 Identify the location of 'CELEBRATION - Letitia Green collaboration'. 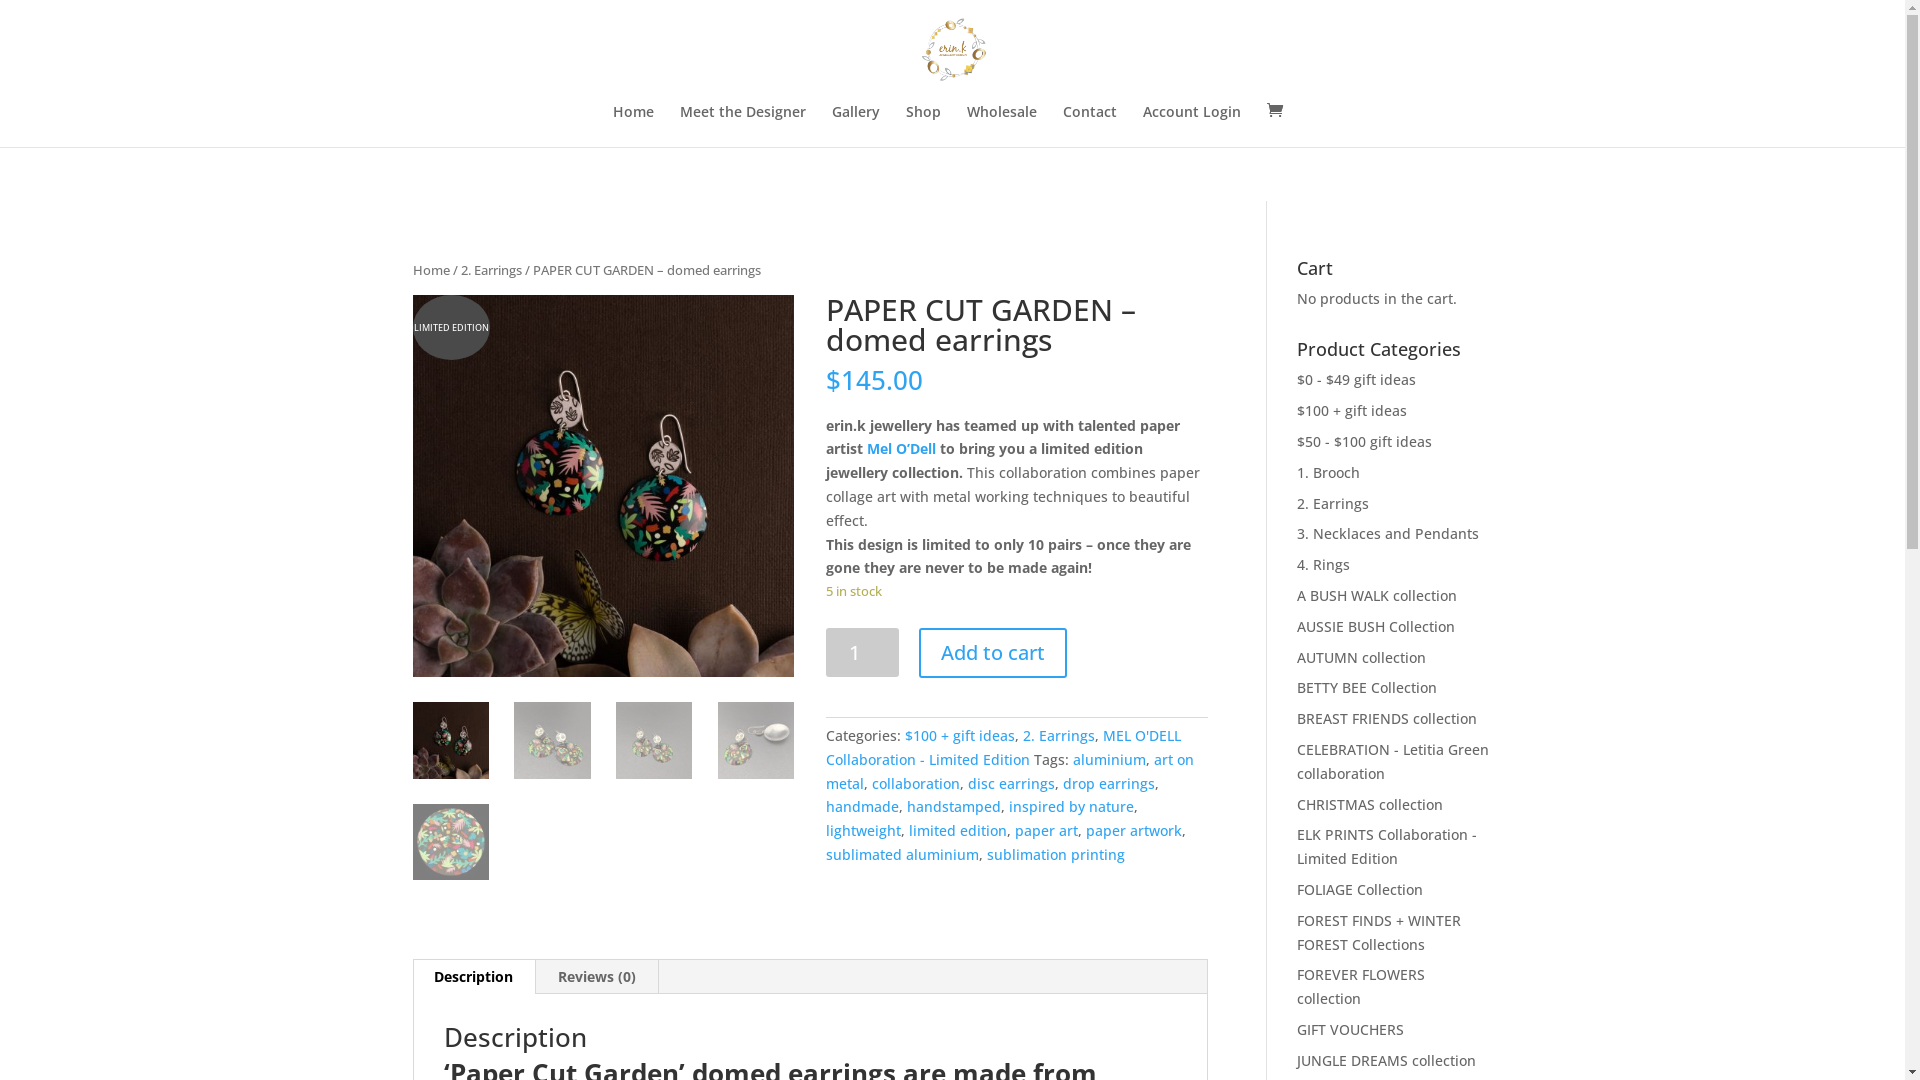
(1391, 761).